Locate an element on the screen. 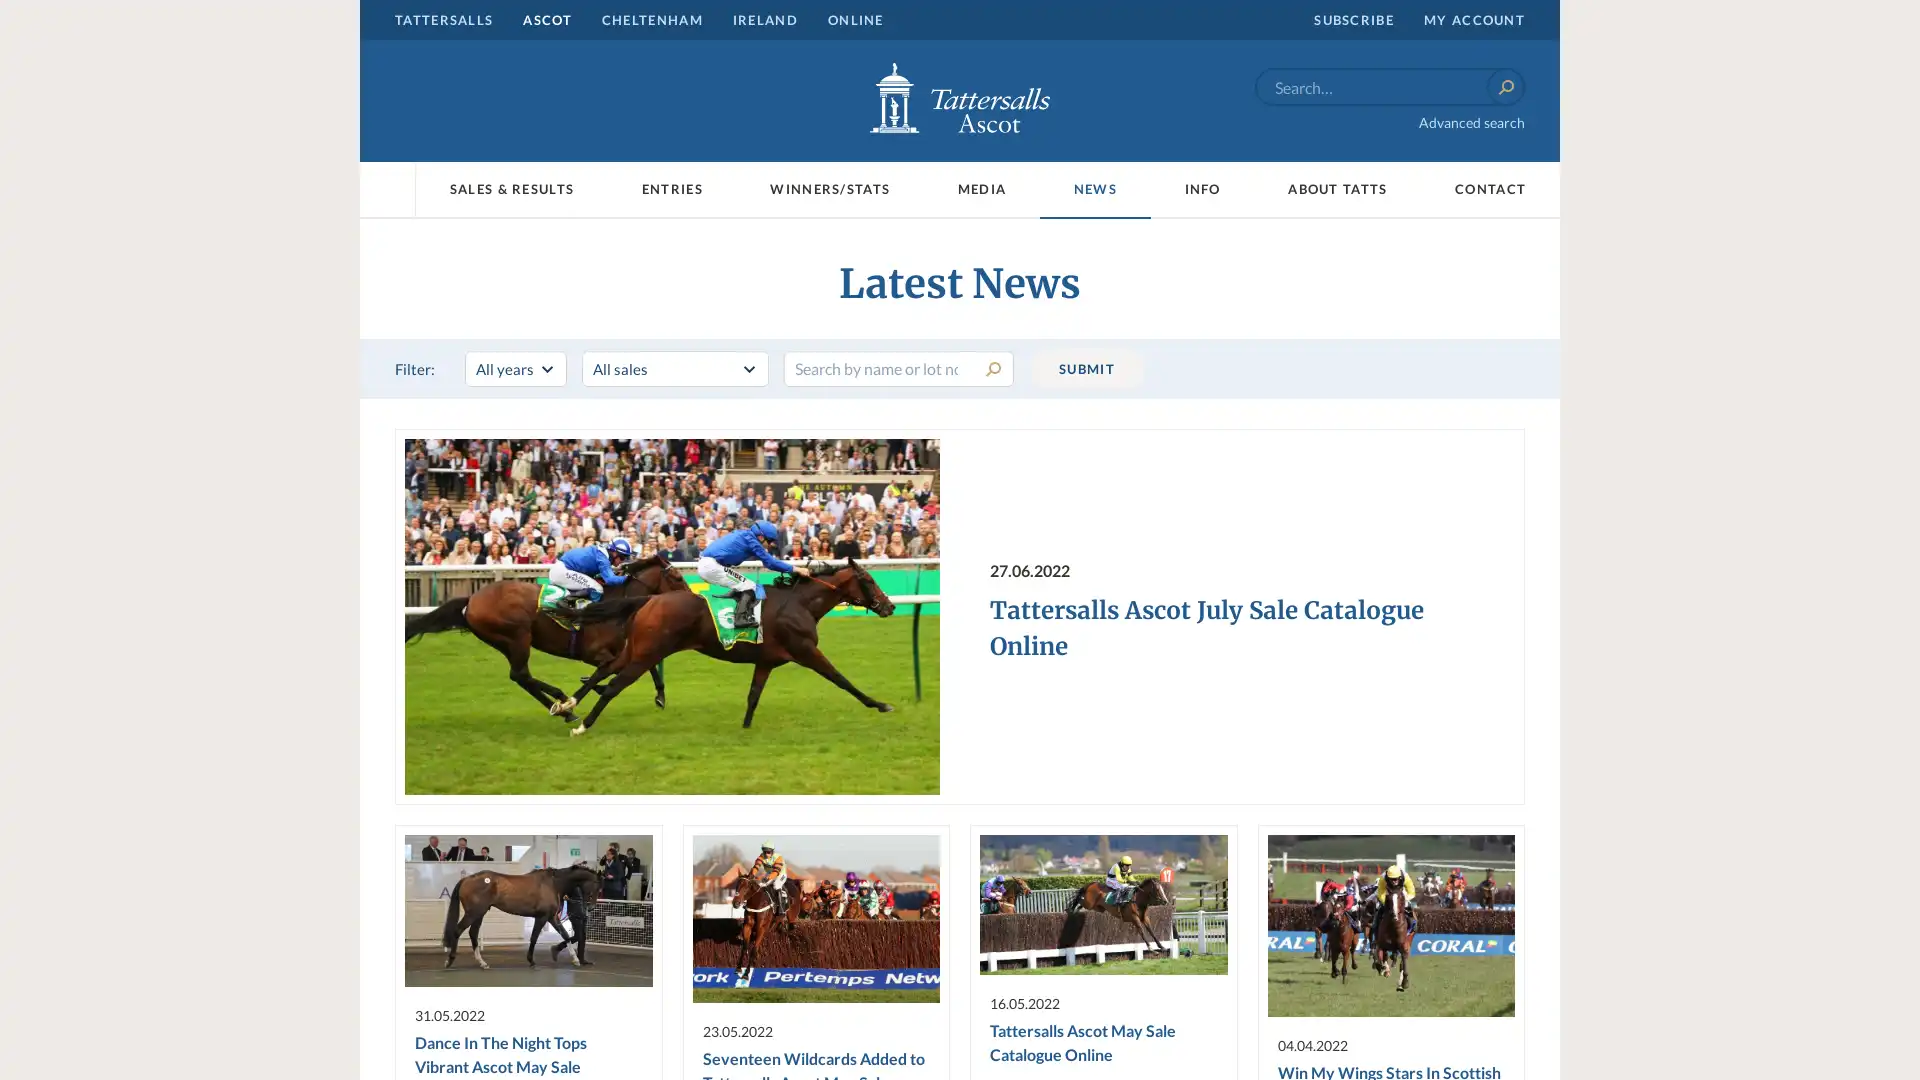  SUBMIT is located at coordinates (1085, 369).